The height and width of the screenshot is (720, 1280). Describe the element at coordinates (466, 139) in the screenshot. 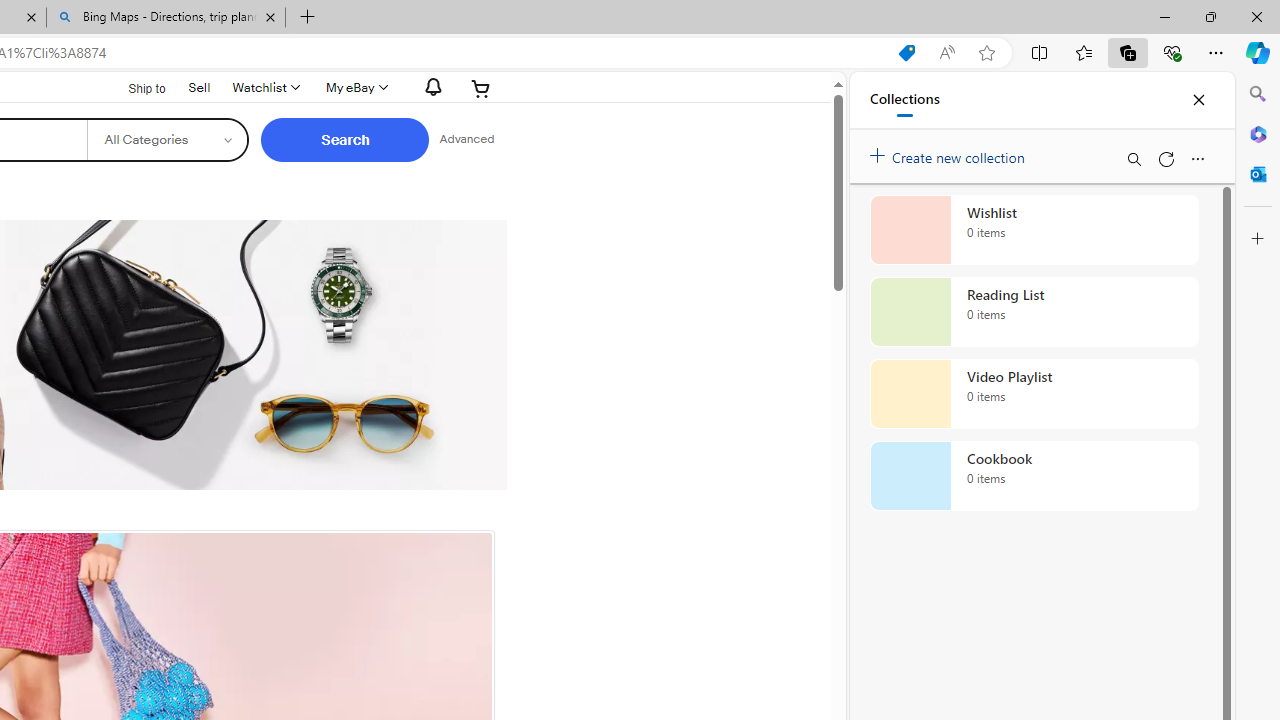

I see `'Advanced Search'` at that location.